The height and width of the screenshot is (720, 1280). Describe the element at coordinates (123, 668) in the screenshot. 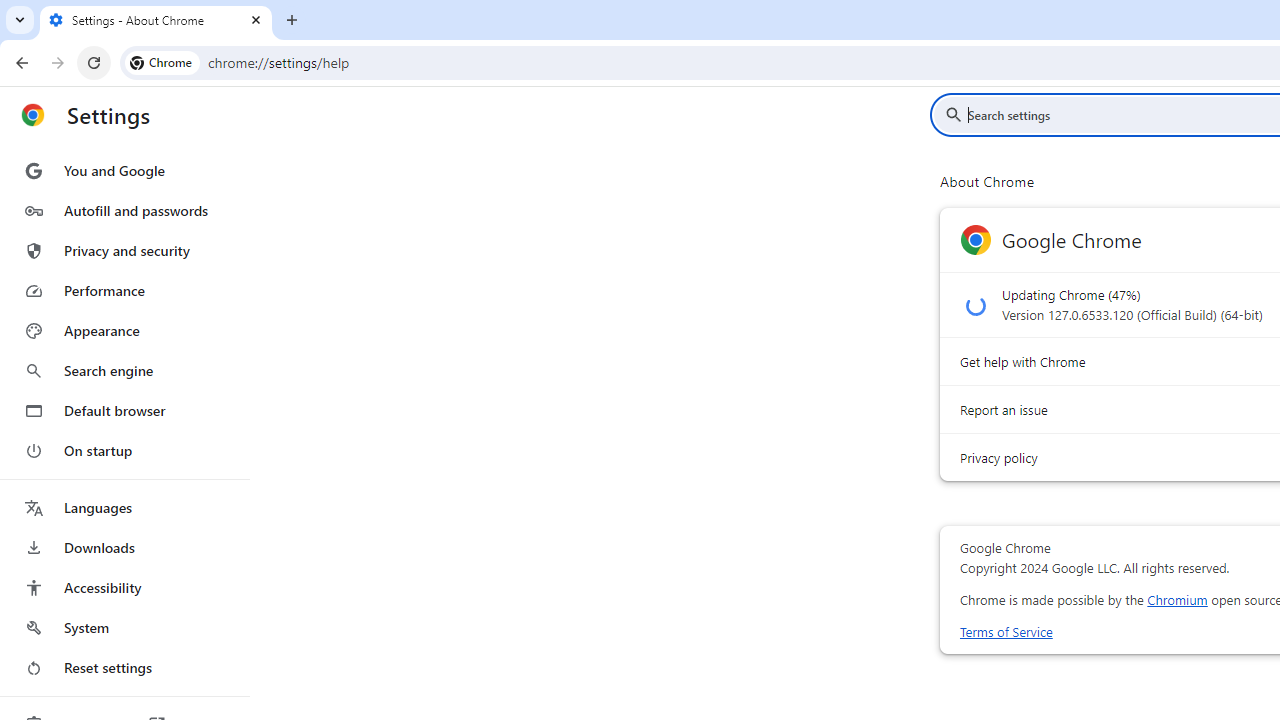

I see `'Reset settings'` at that location.